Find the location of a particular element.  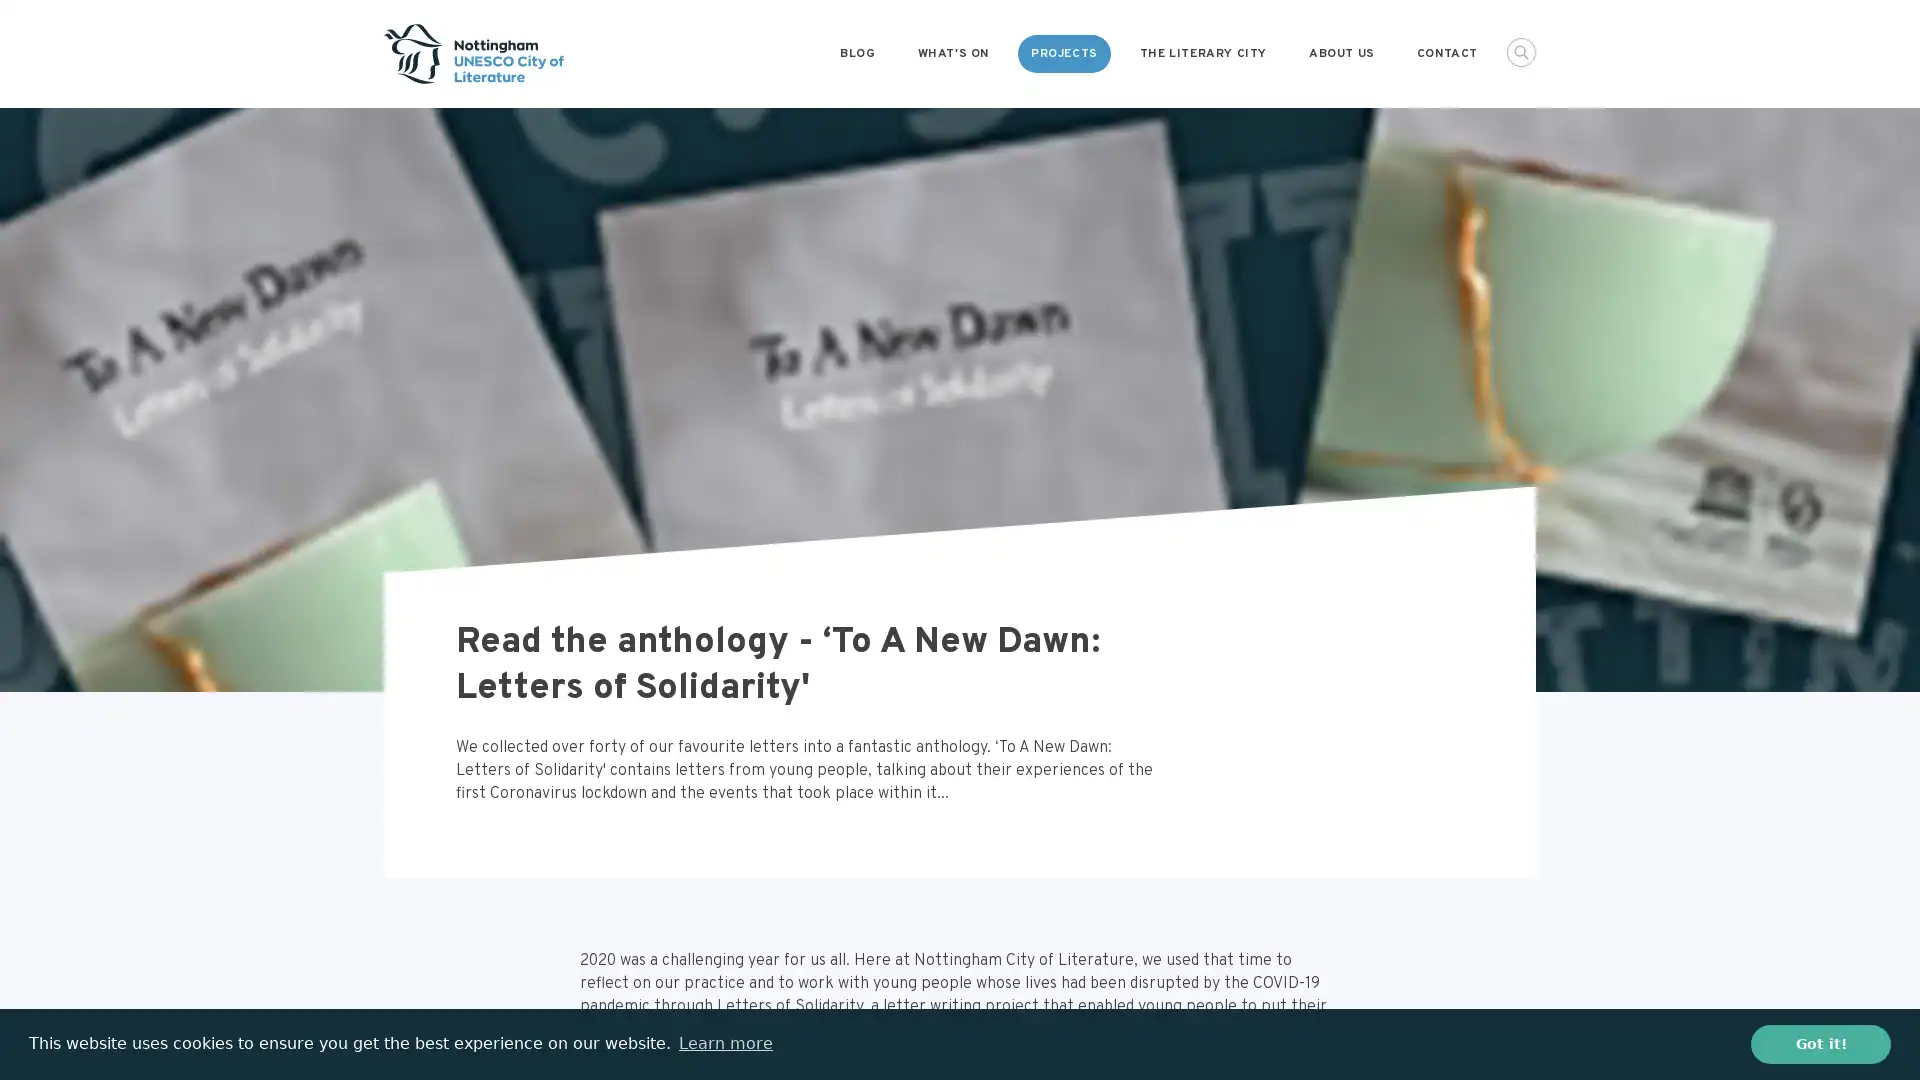

learn more about cookies is located at coordinates (724, 1043).